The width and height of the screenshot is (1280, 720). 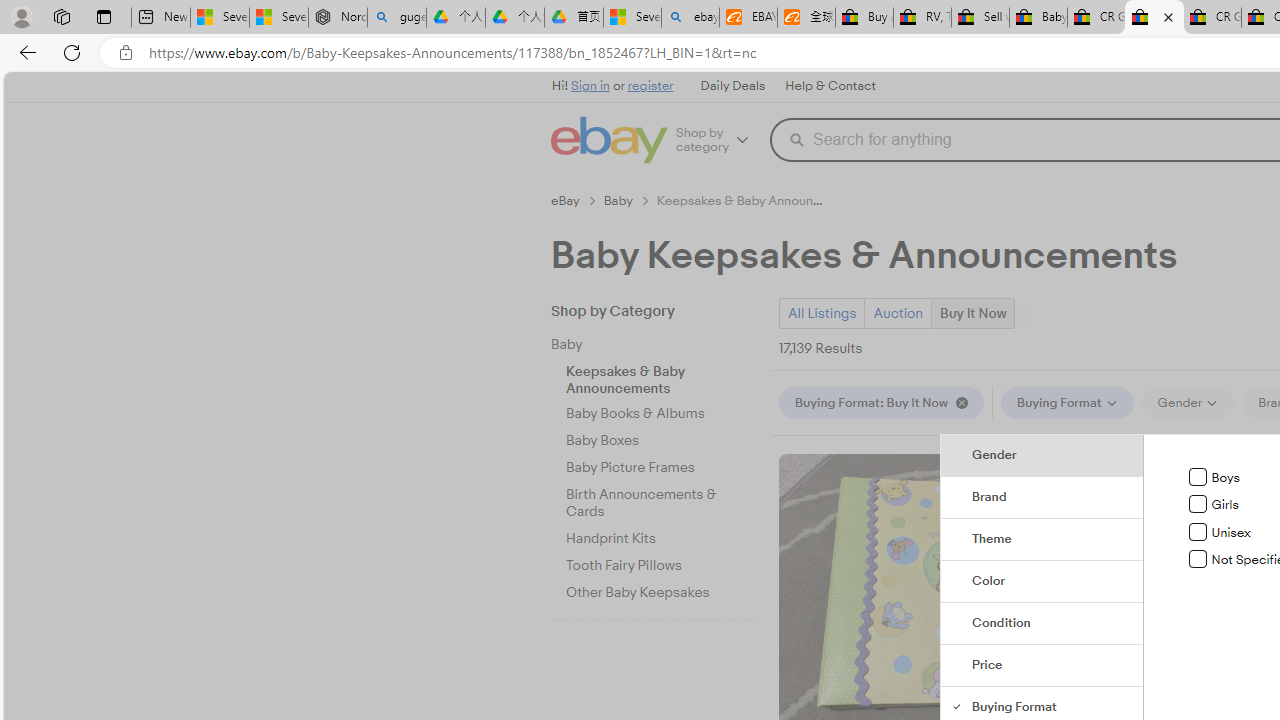 What do you see at coordinates (1041, 623) in the screenshot?
I see `'Condition'` at bounding box center [1041, 623].